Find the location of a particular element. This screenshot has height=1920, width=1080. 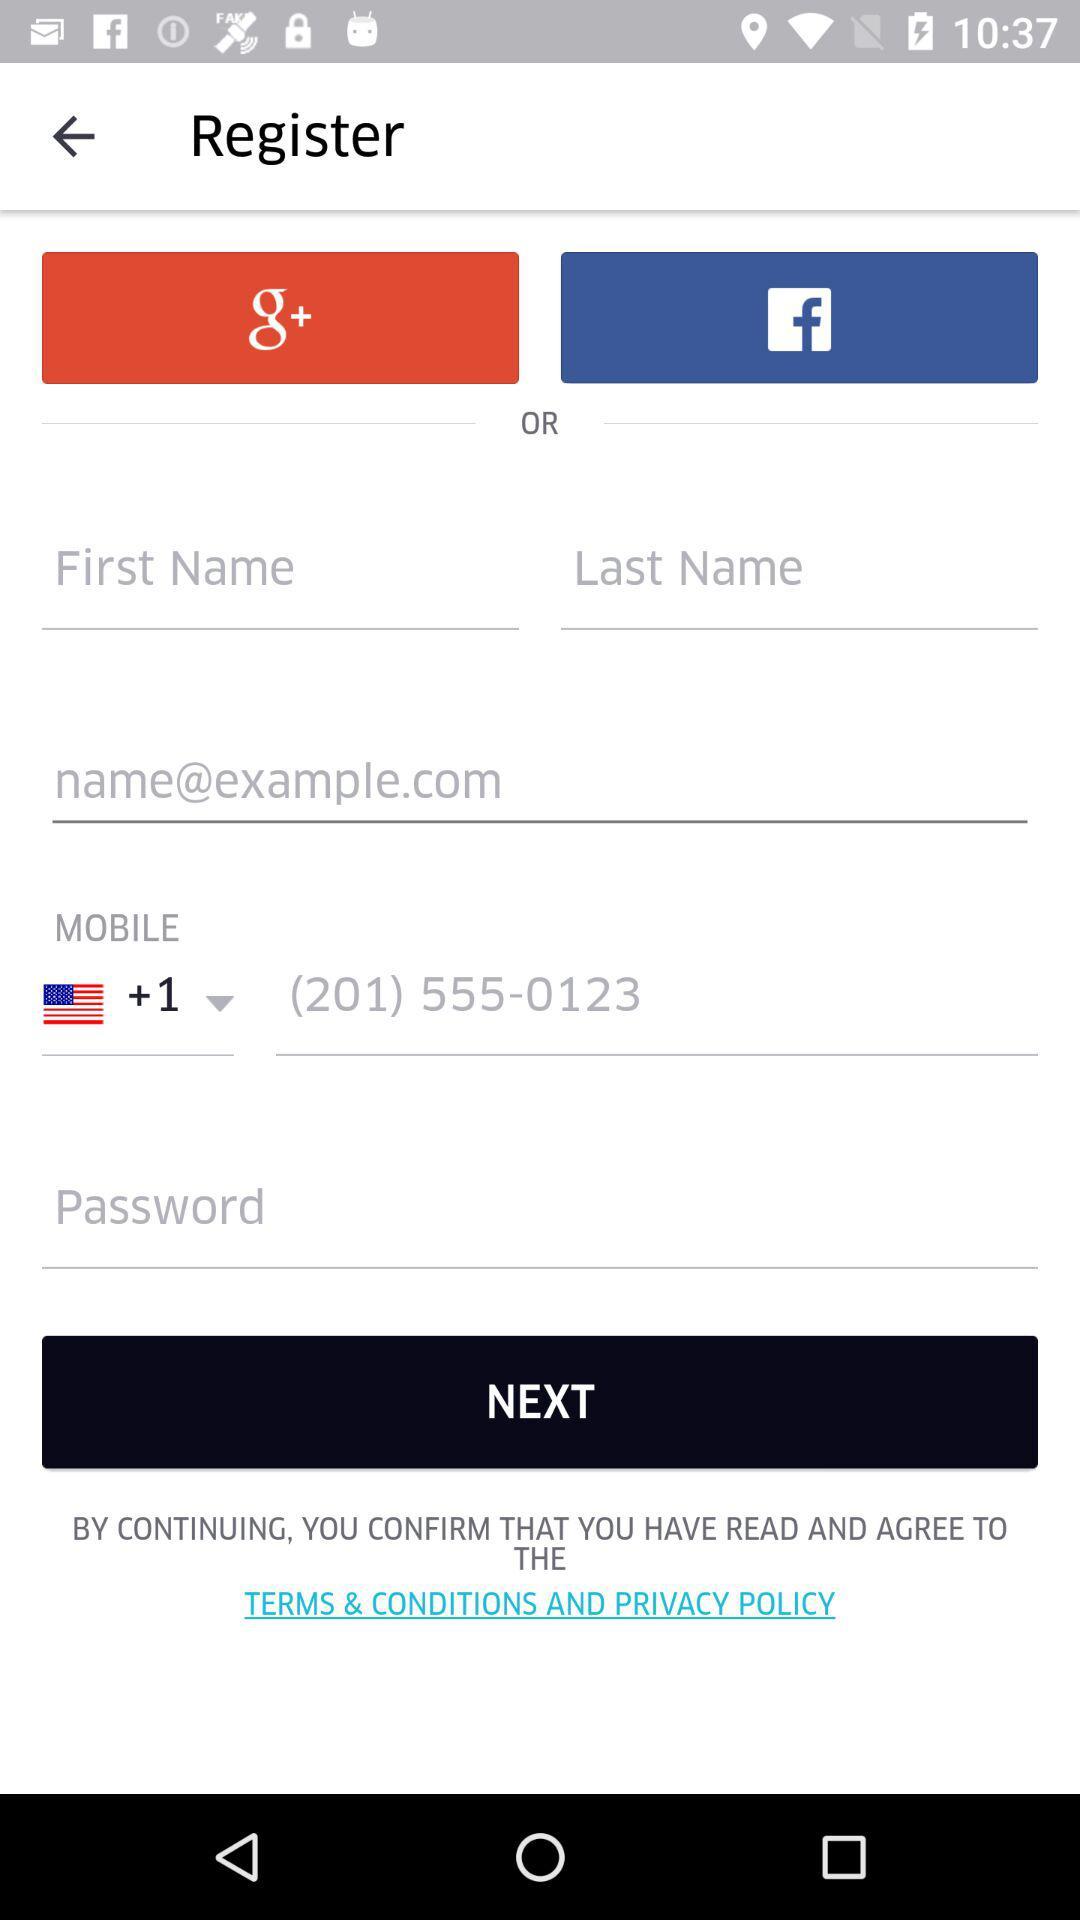

password is located at coordinates (540, 1216).